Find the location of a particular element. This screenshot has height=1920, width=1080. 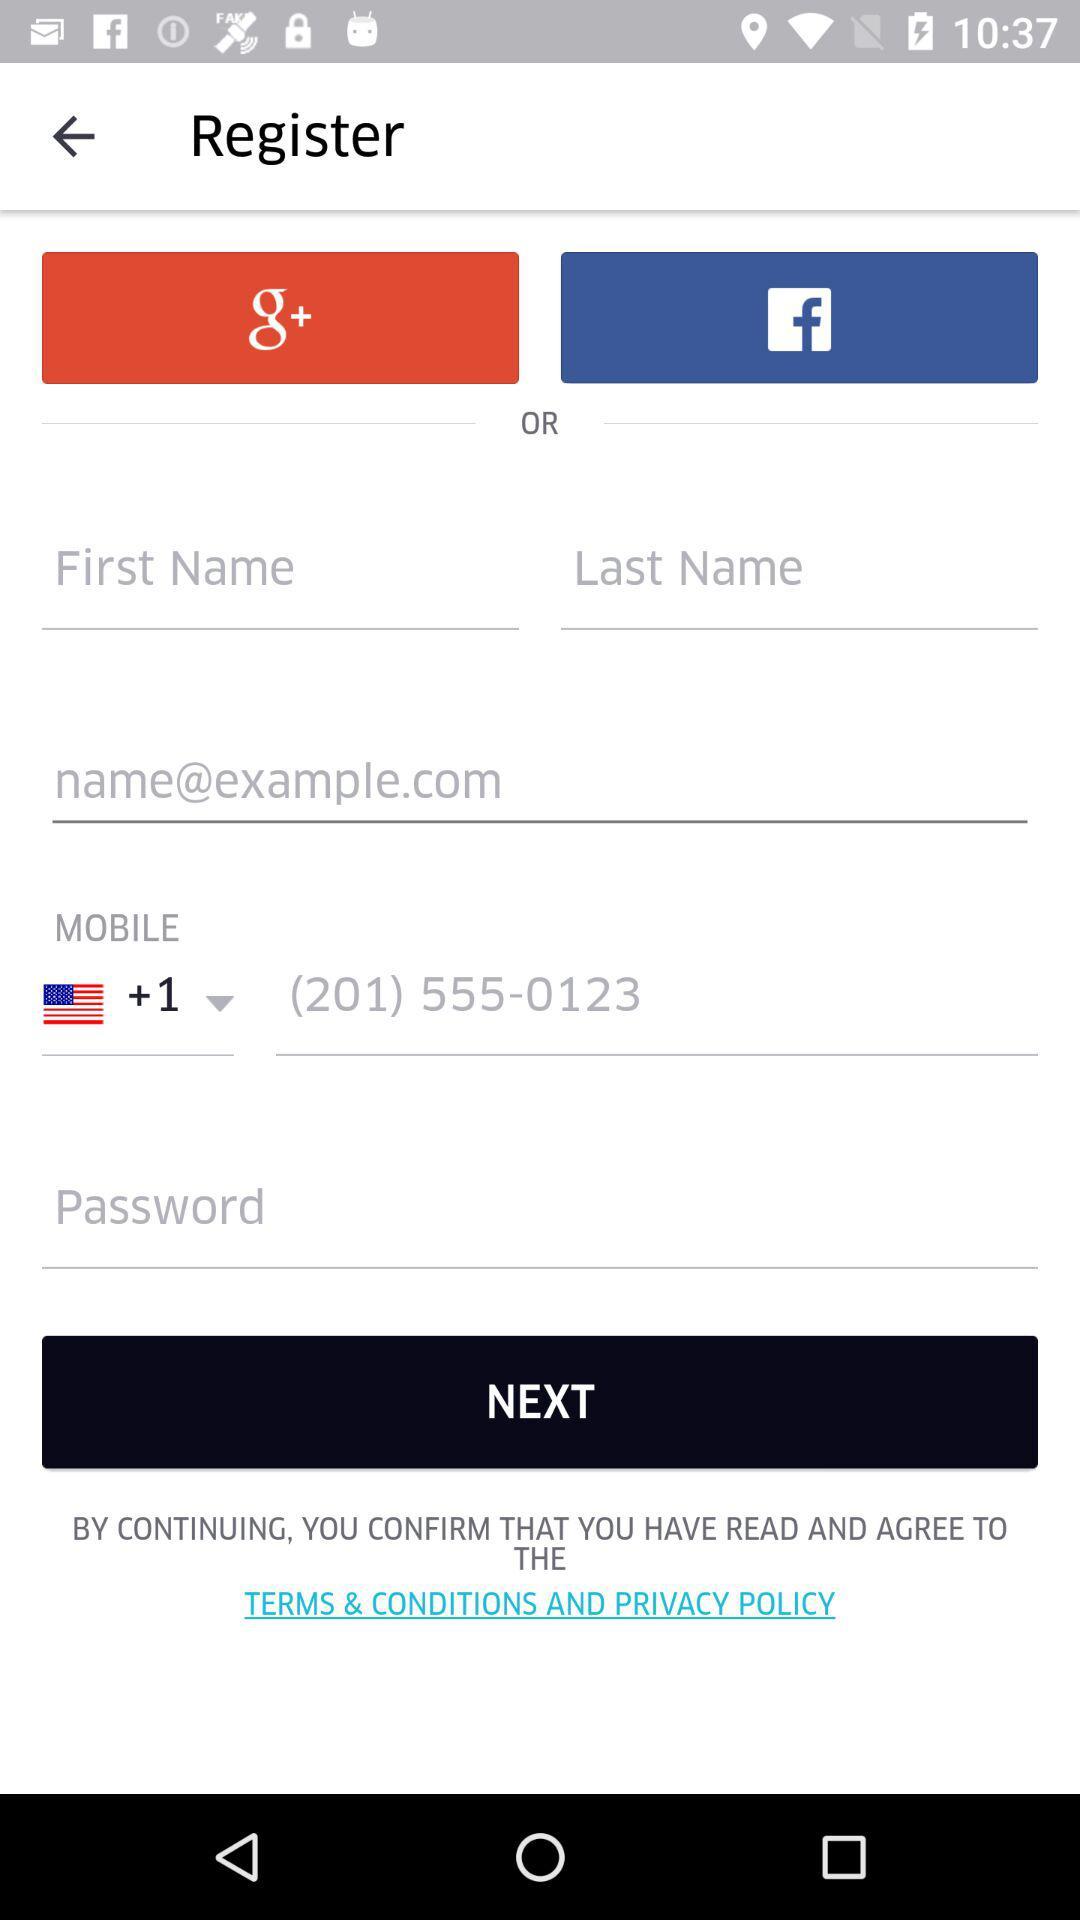

password is located at coordinates (540, 1216).